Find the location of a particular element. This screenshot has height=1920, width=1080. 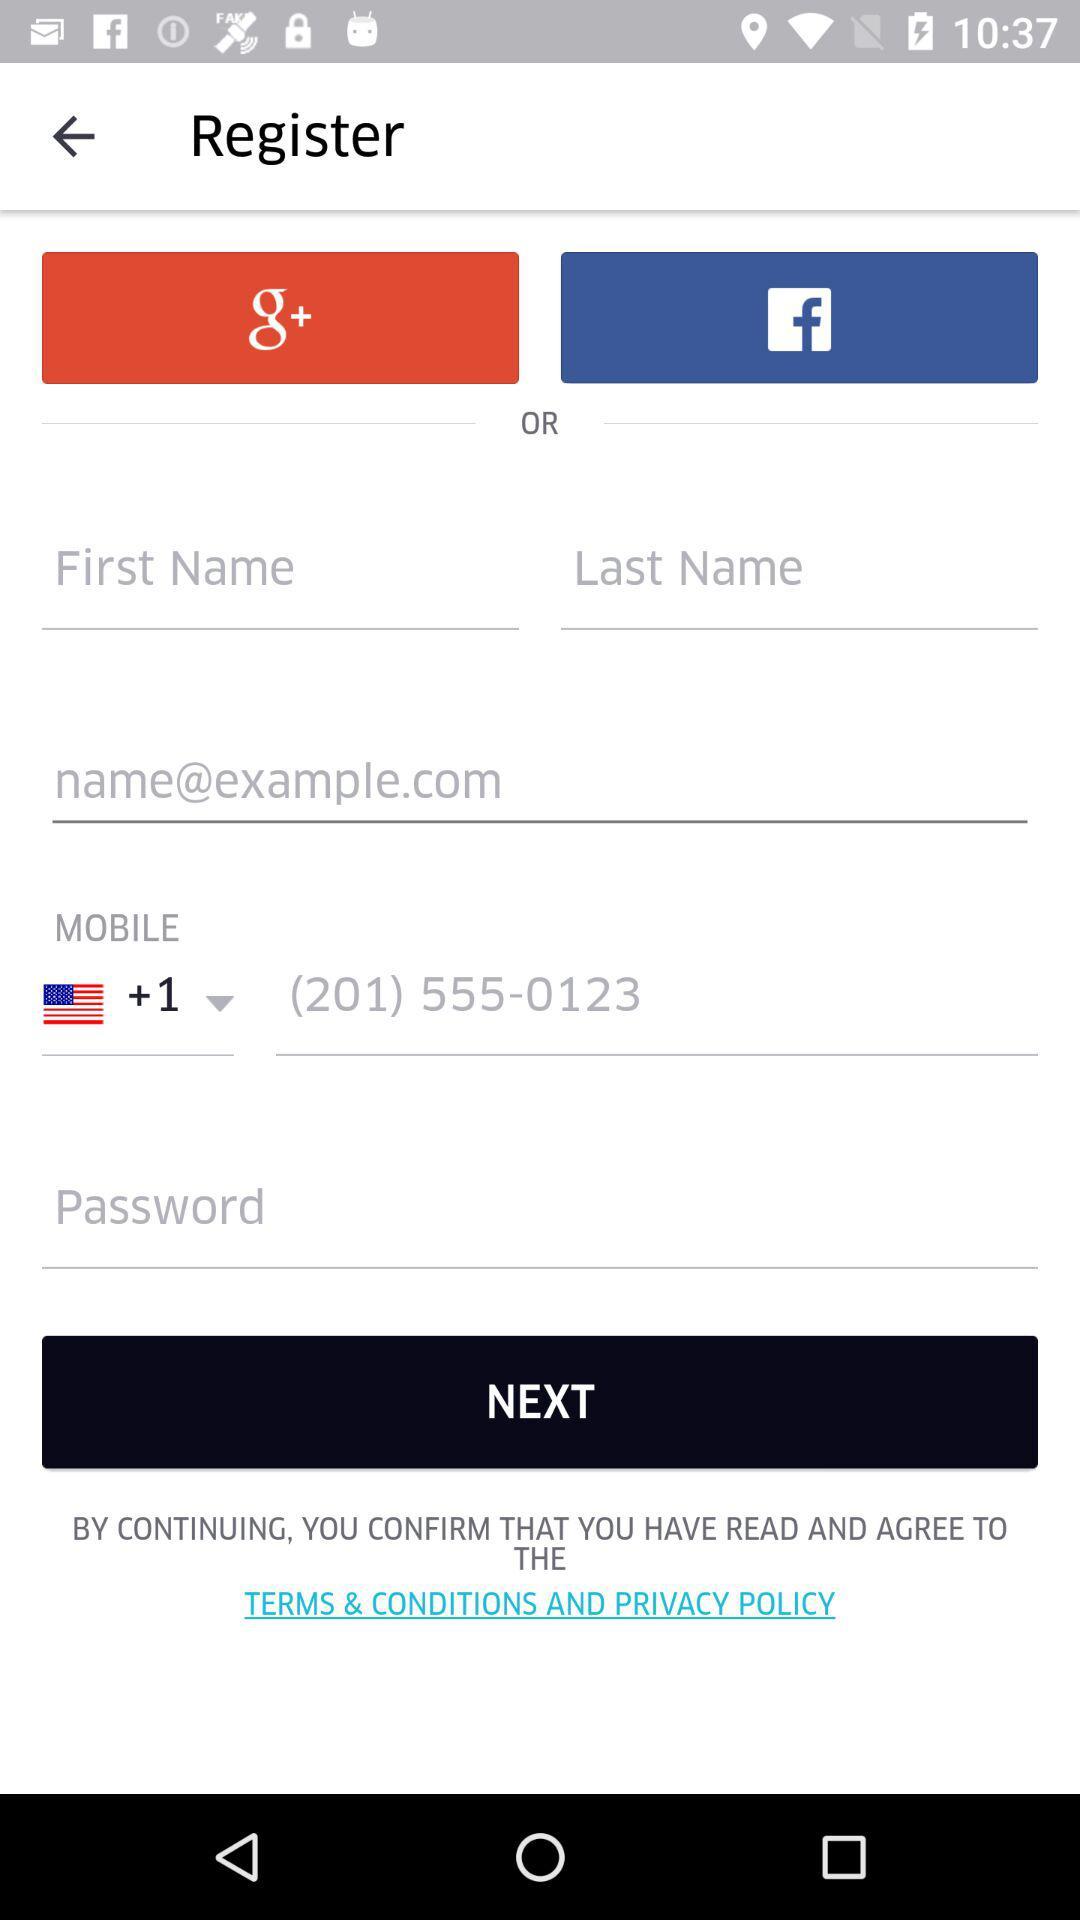

password is located at coordinates (540, 1216).